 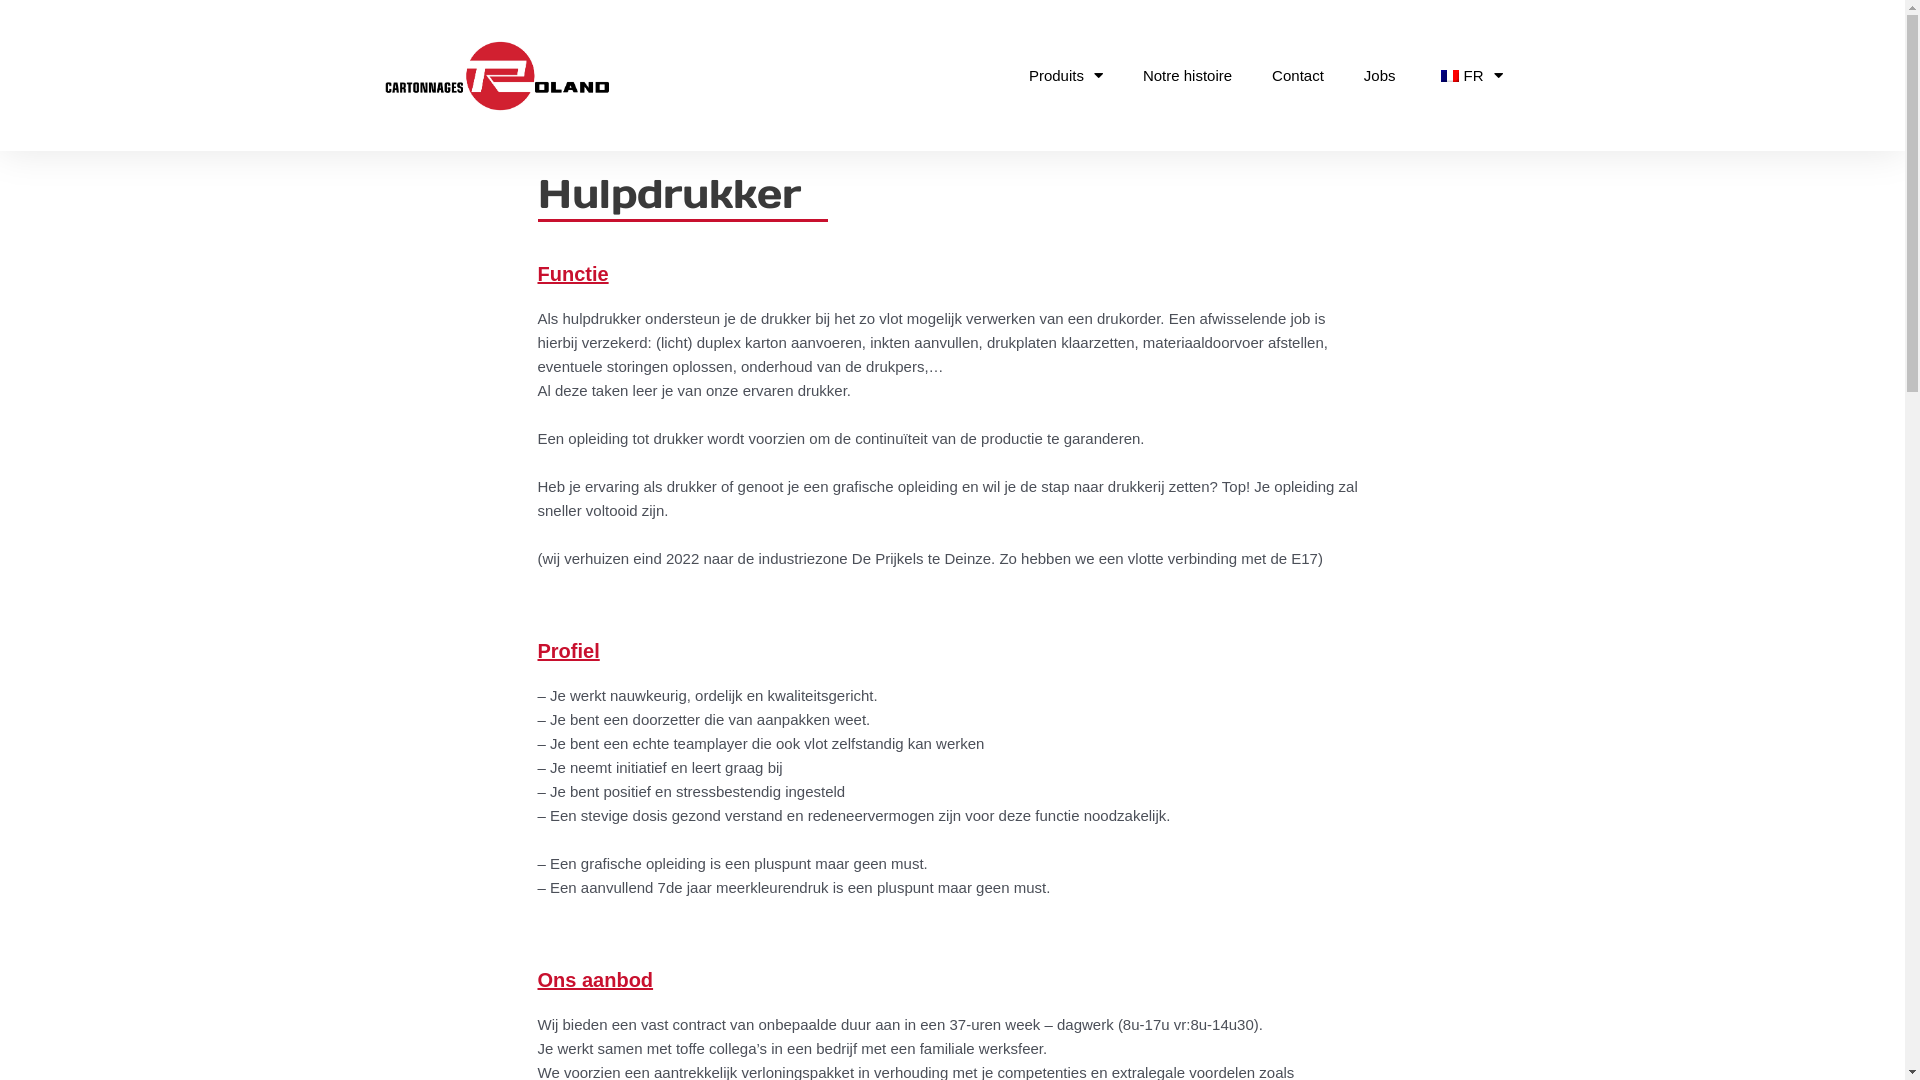 What do you see at coordinates (1064, 75) in the screenshot?
I see `'Produits'` at bounding box center [1064, 75].